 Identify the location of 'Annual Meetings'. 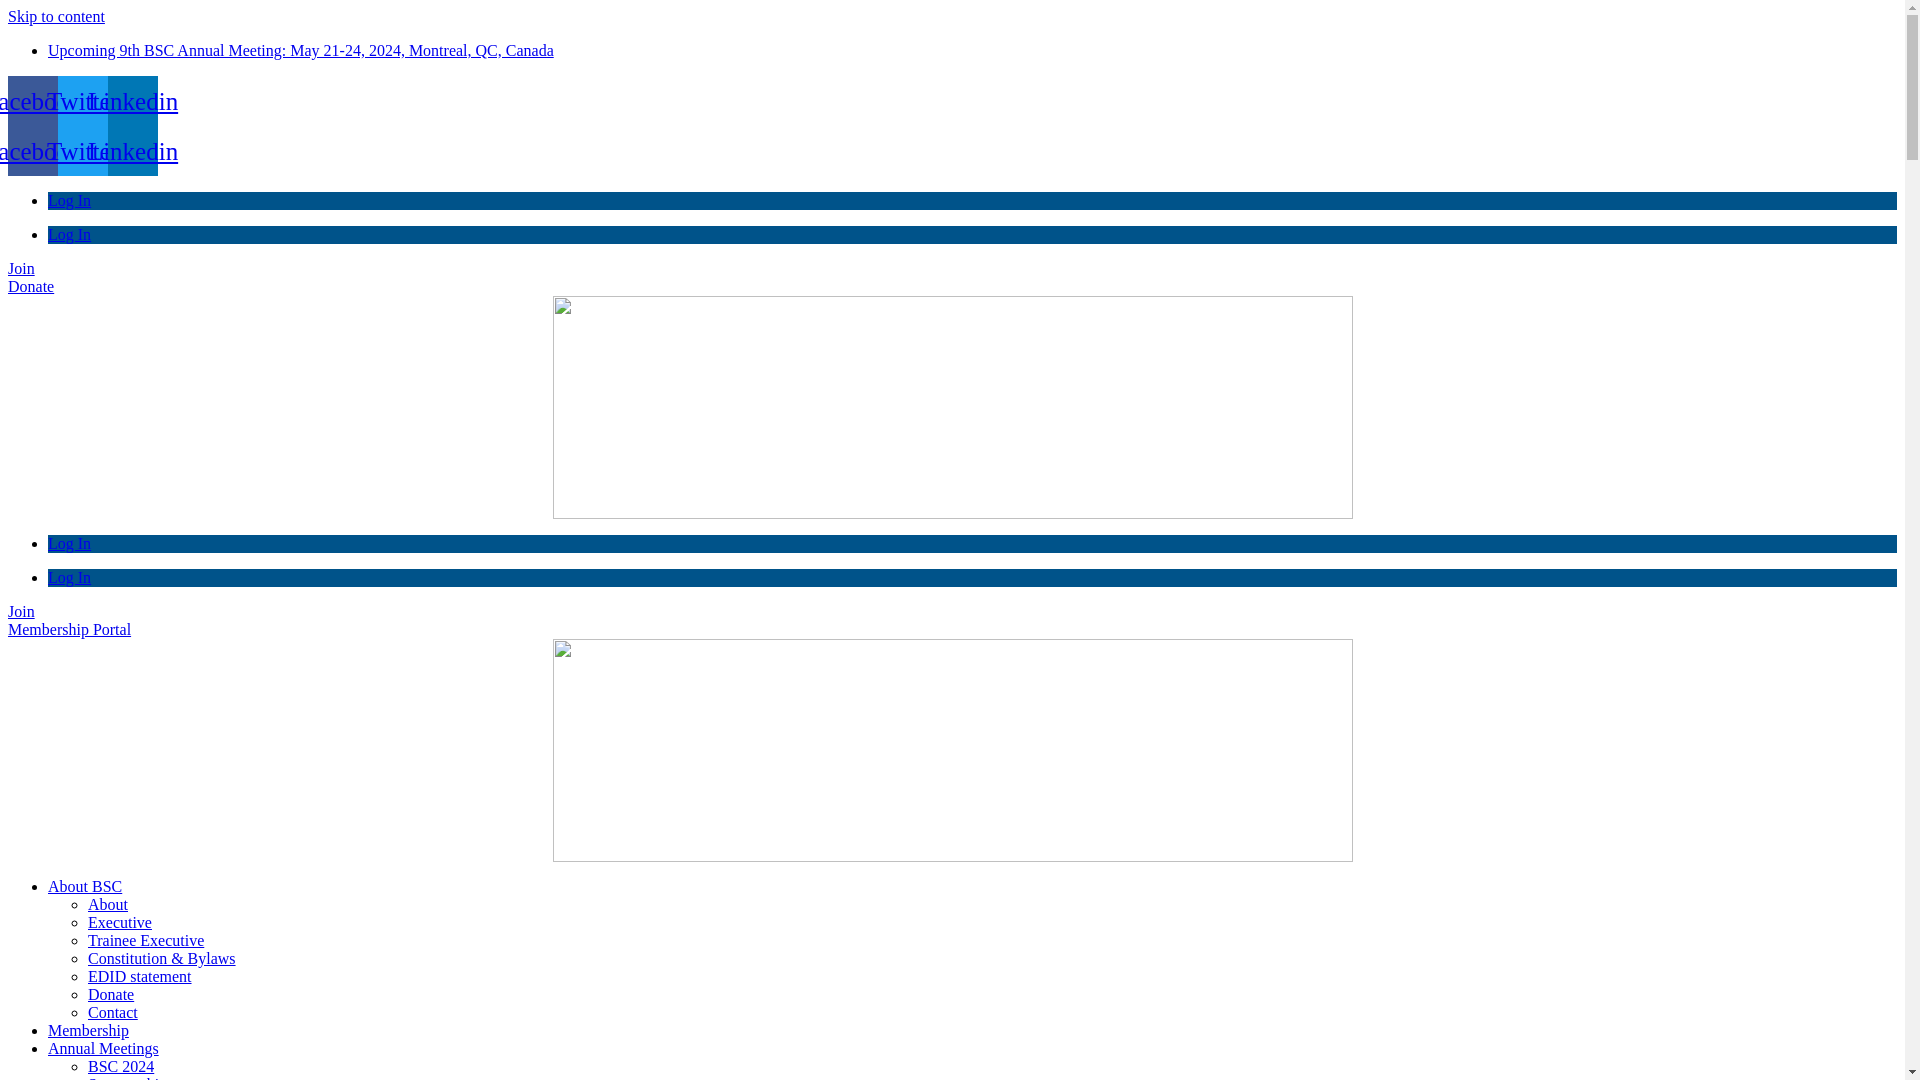
(102, 1047).